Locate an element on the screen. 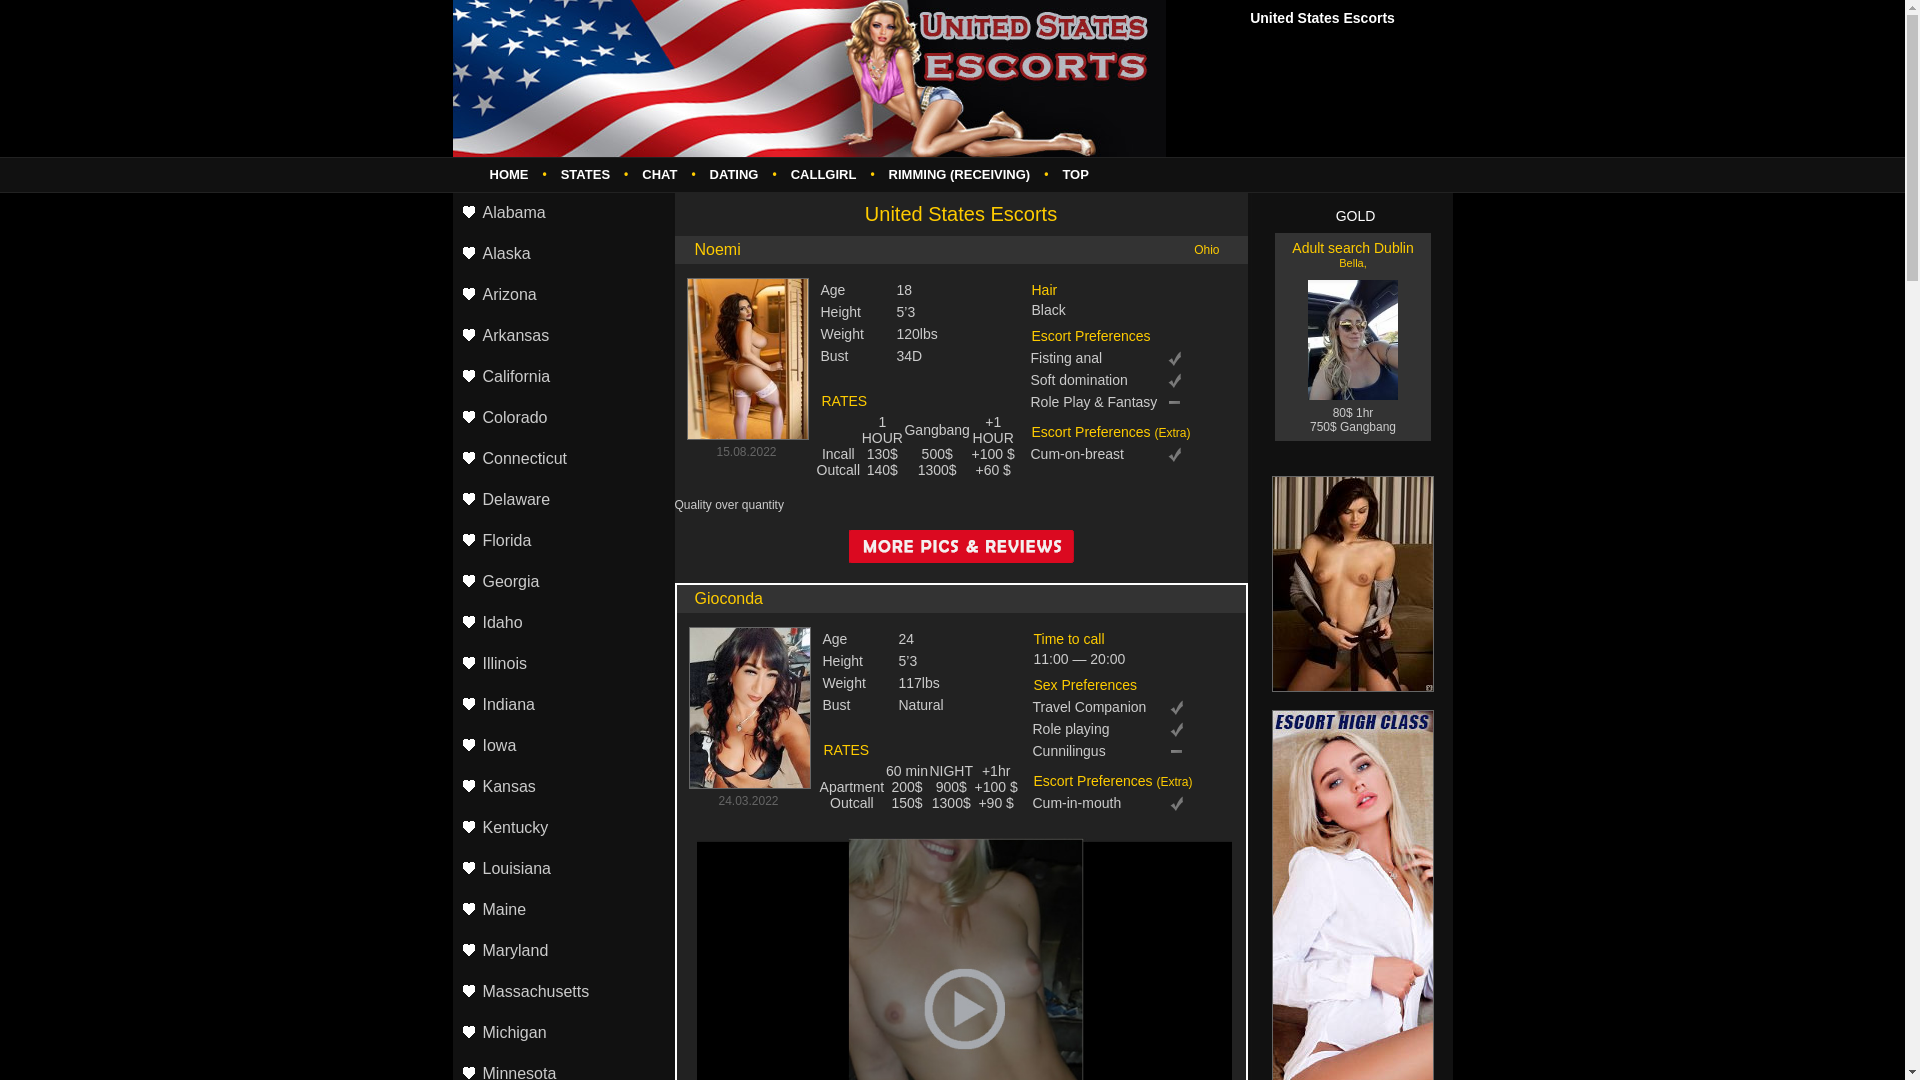  'Maine' is located at coordinates (560, 910).